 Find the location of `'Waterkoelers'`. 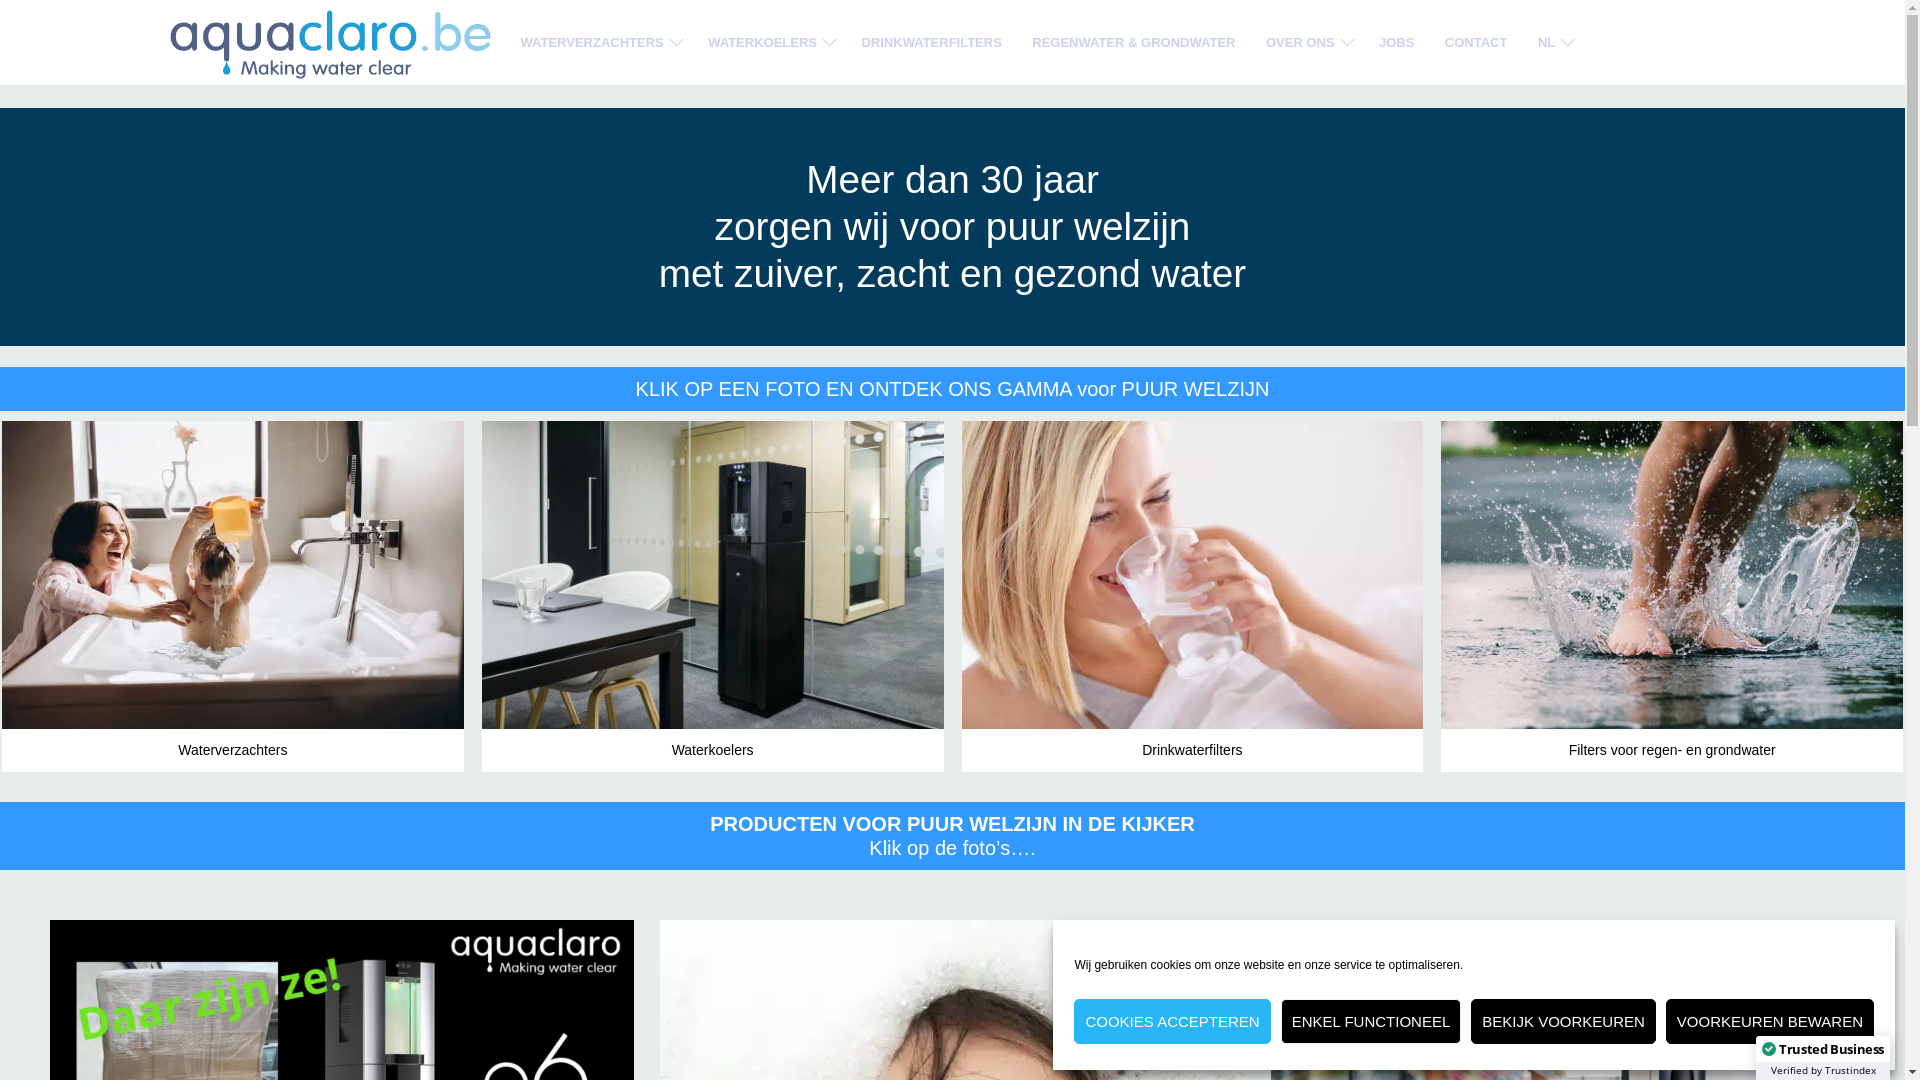

'Waterkoelers' is located at coordinates (713, 595).